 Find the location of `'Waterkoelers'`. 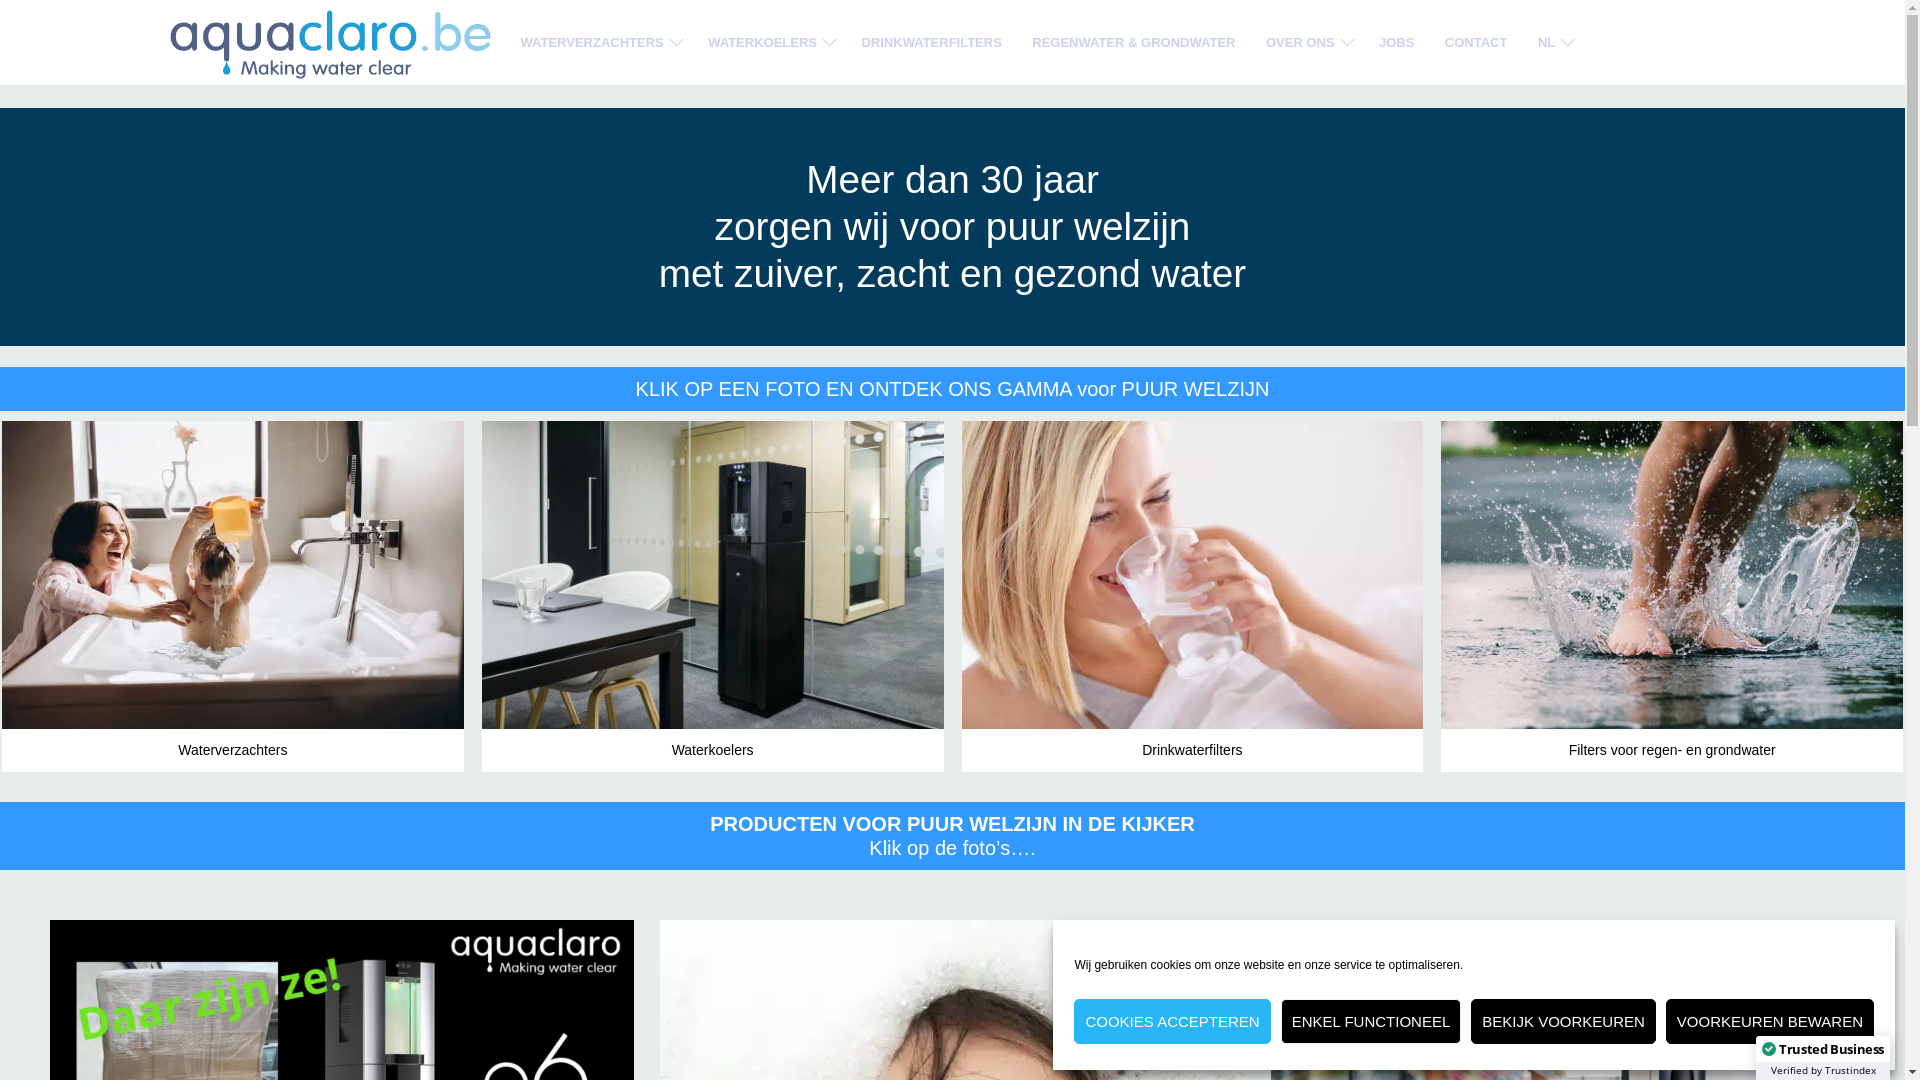

'Waterkoelers' is located at coordinates (713, 595).